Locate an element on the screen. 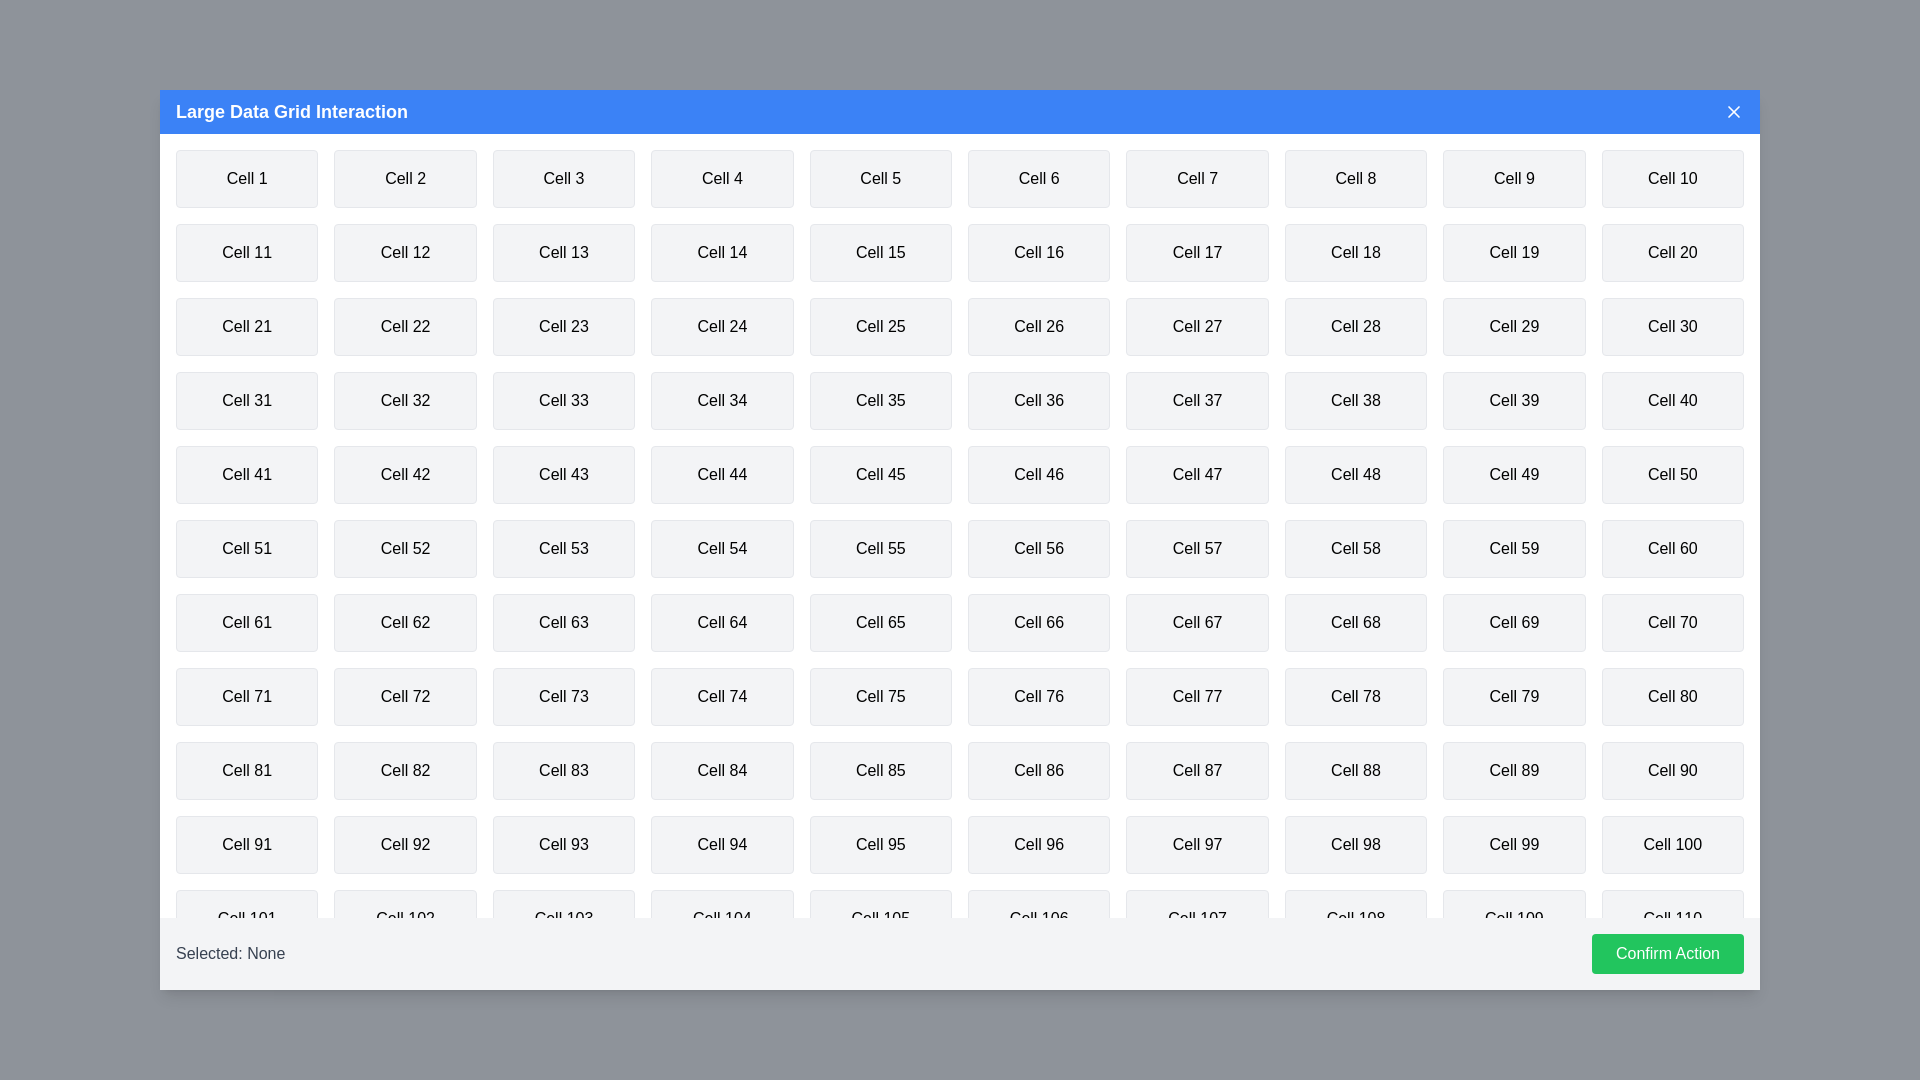  the 'Confirm Action' button to confirm the selected cell is located at coordinates (1667, 952).